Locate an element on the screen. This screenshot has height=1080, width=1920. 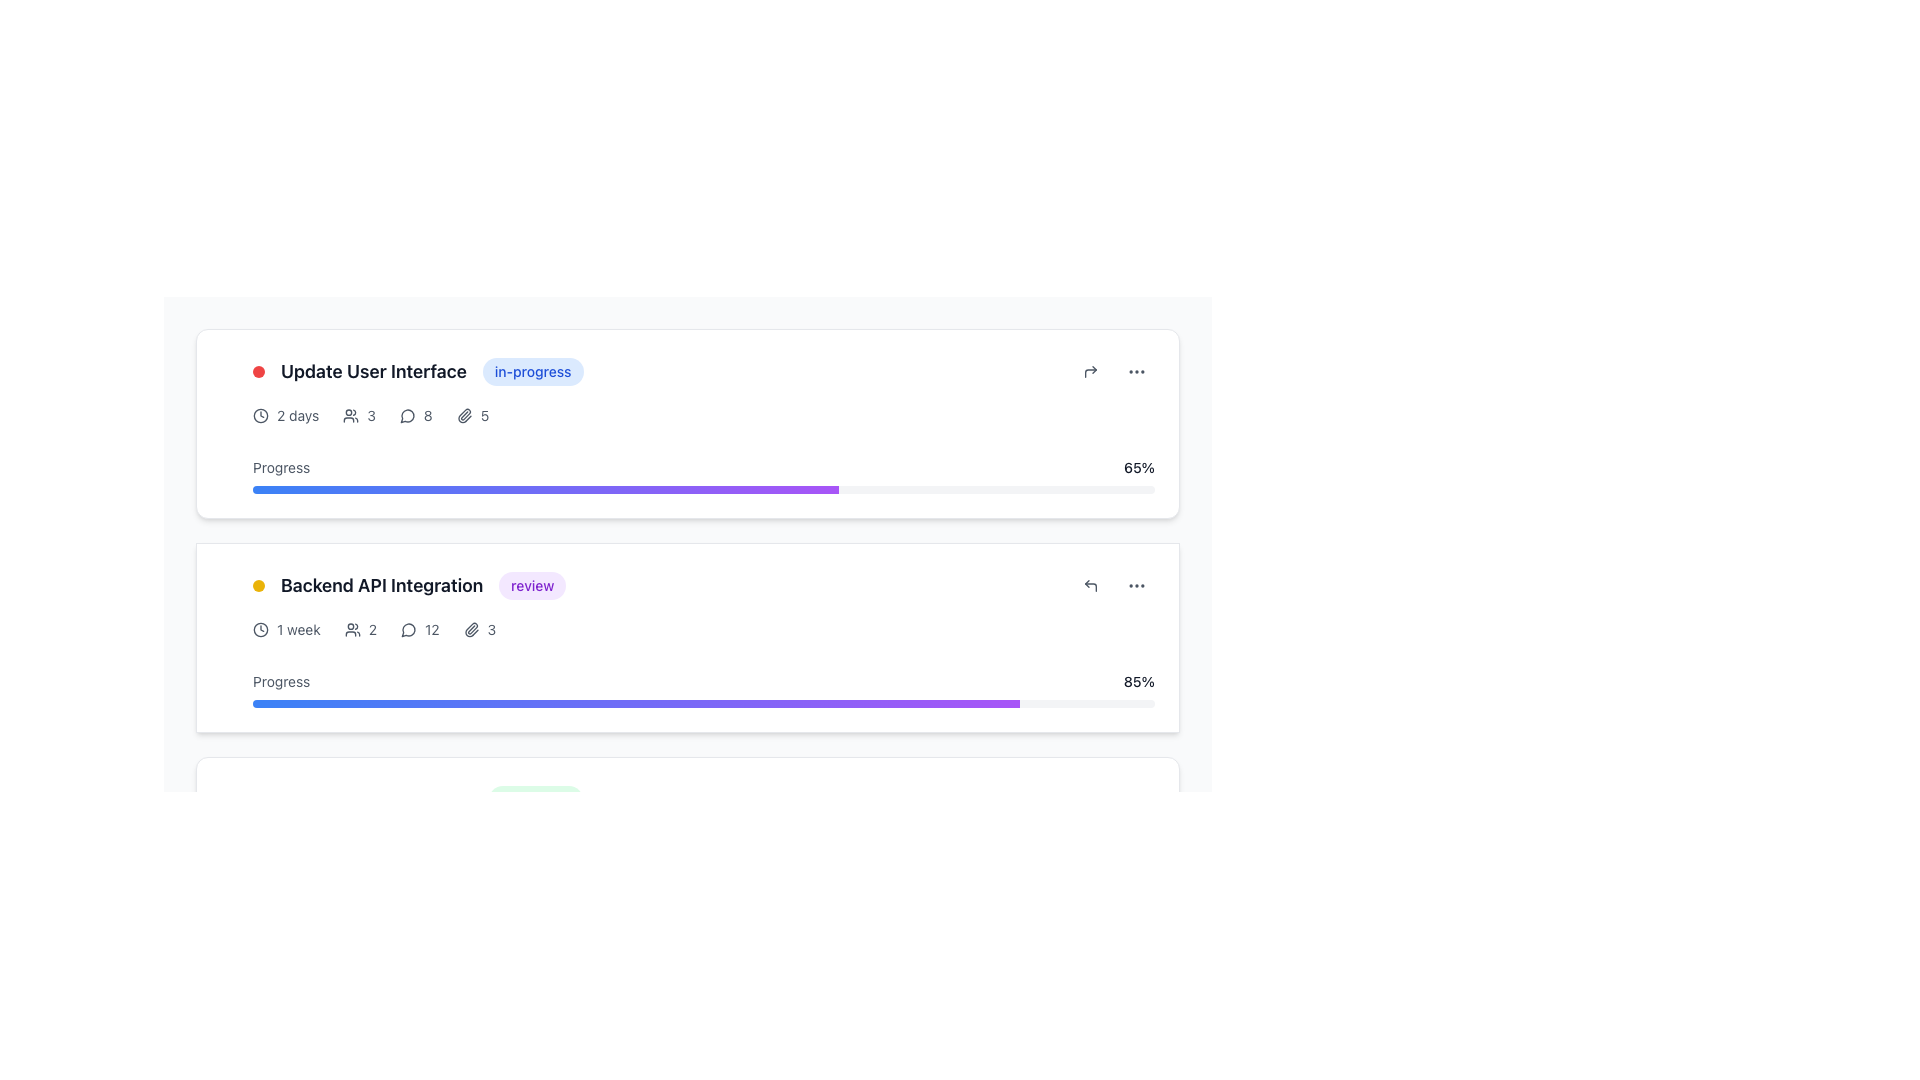
the task card titled 'Update User Interface' which is the top card in the list, featuring a blue 'in-progress' badge and a progress bar indicating 65% completion is located at coordinates (704, 423).